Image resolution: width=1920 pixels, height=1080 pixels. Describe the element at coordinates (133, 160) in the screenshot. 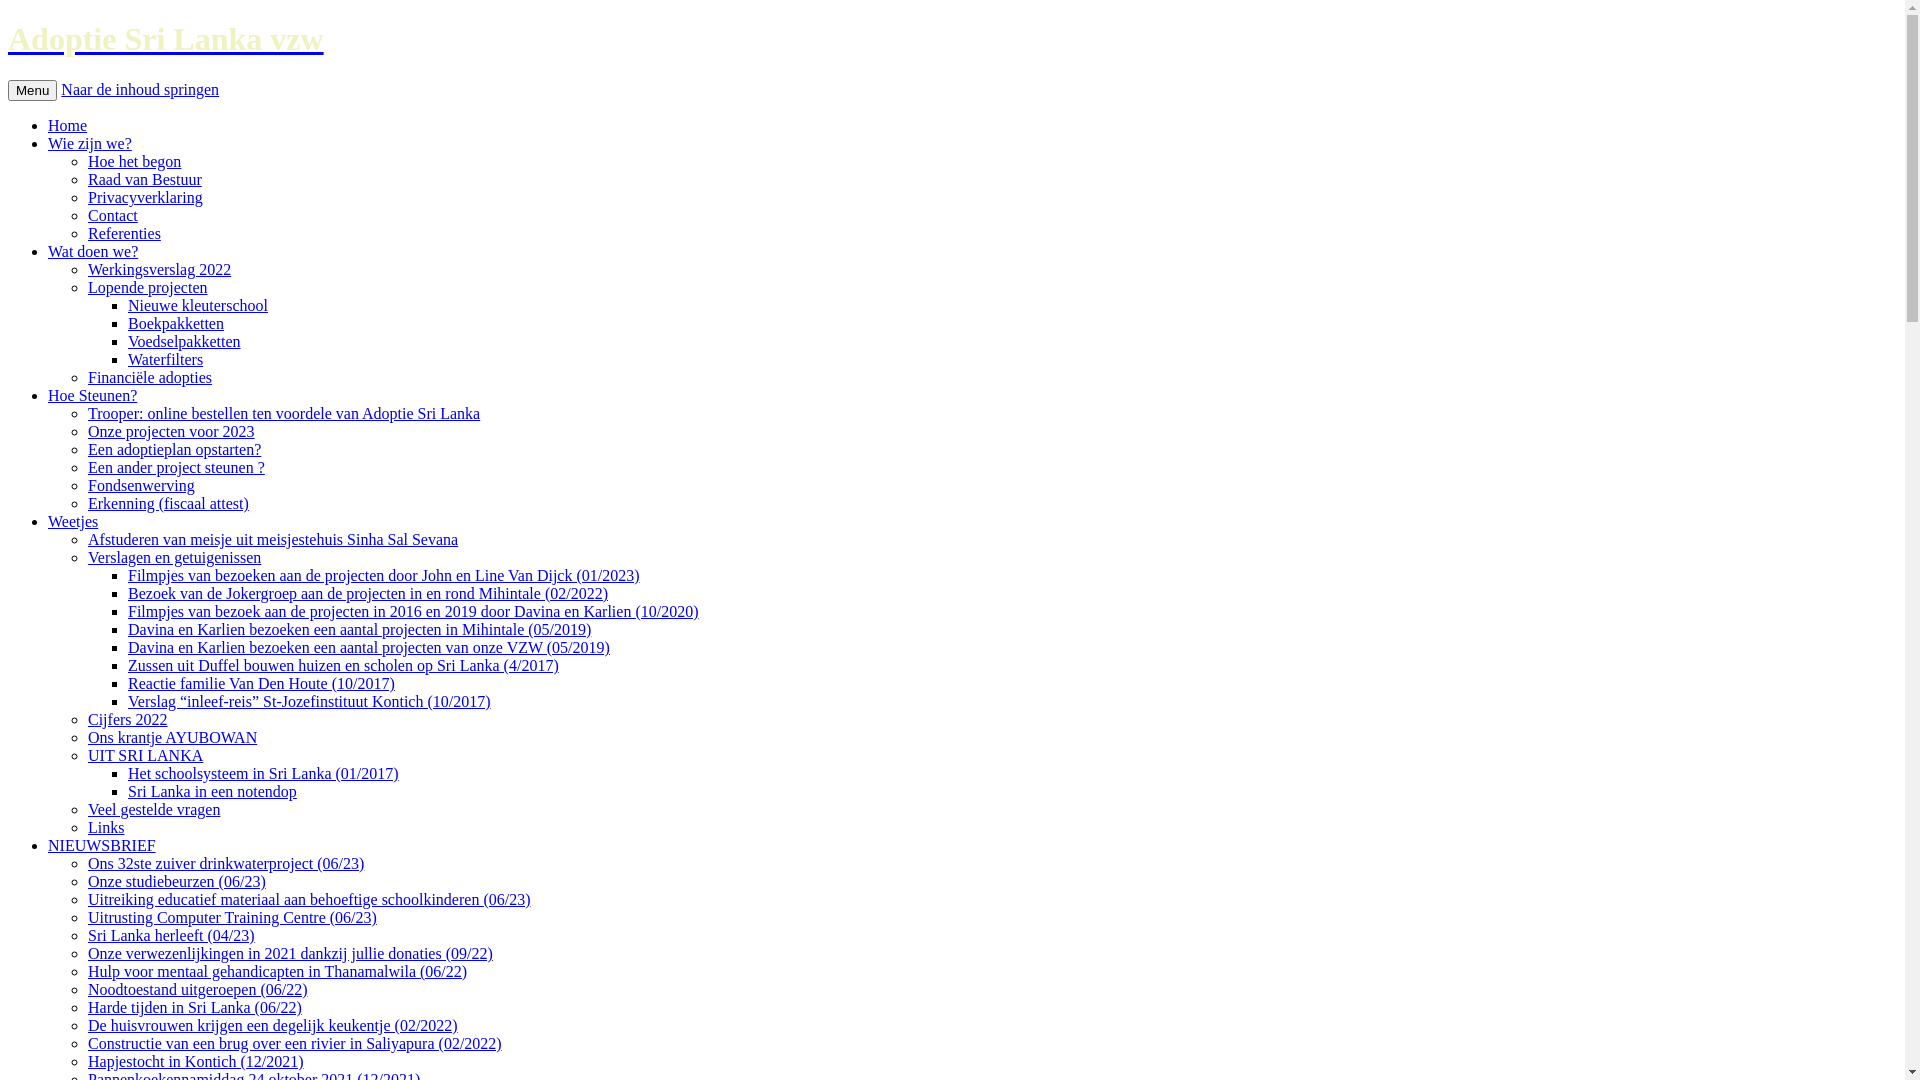

I see `'Hoe het begon'` at that location.